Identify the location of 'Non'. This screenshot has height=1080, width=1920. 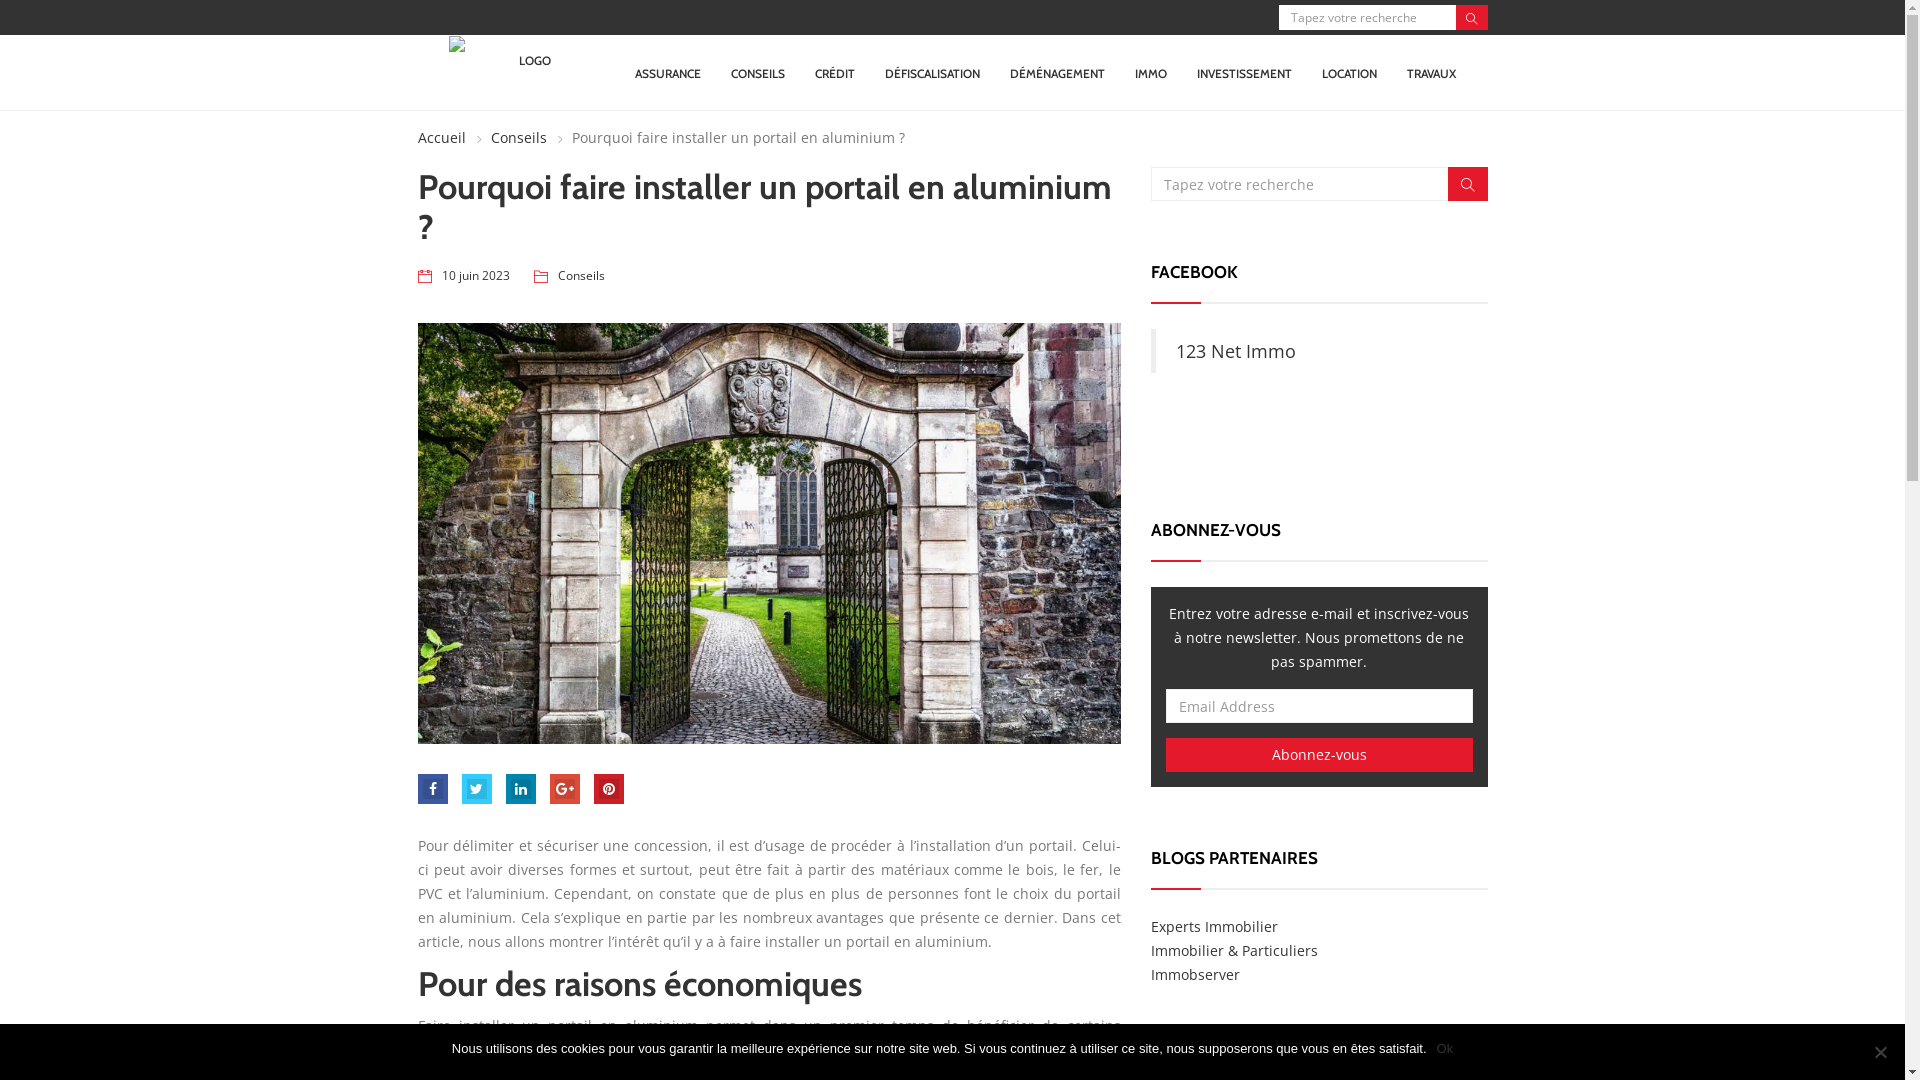
(1879, 1051).